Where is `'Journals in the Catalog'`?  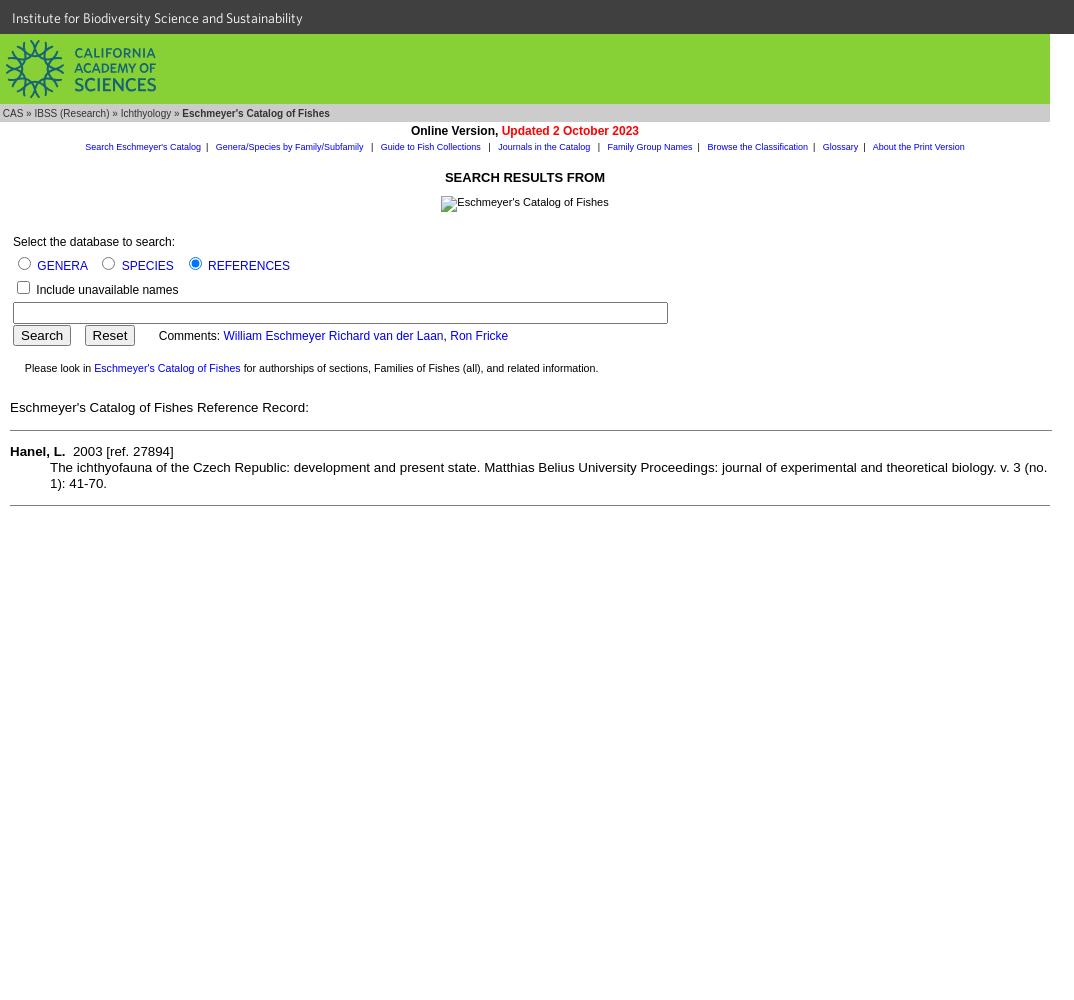
'Journals in the Catalog' is located at coordinates (543, 147).